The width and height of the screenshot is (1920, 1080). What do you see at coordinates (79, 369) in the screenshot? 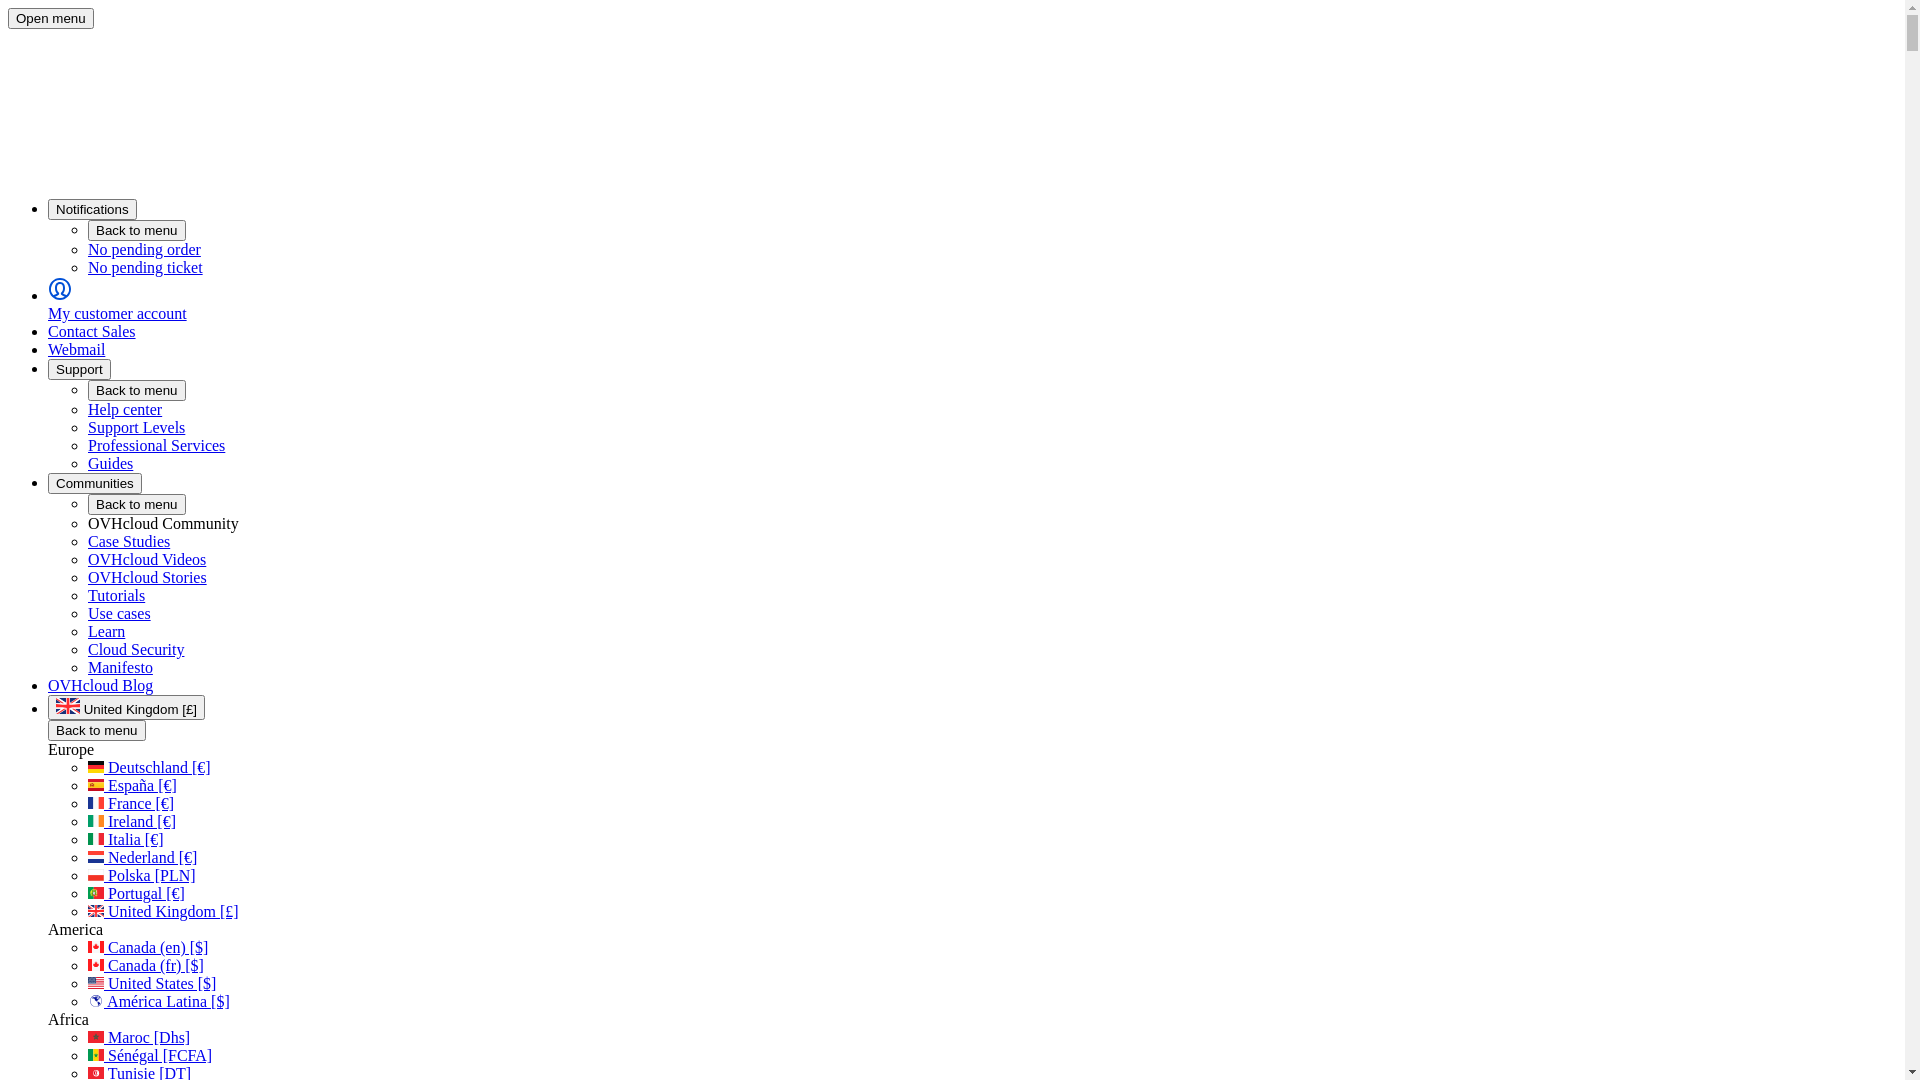
I see `'Support'` at bounding box center [79, 369].